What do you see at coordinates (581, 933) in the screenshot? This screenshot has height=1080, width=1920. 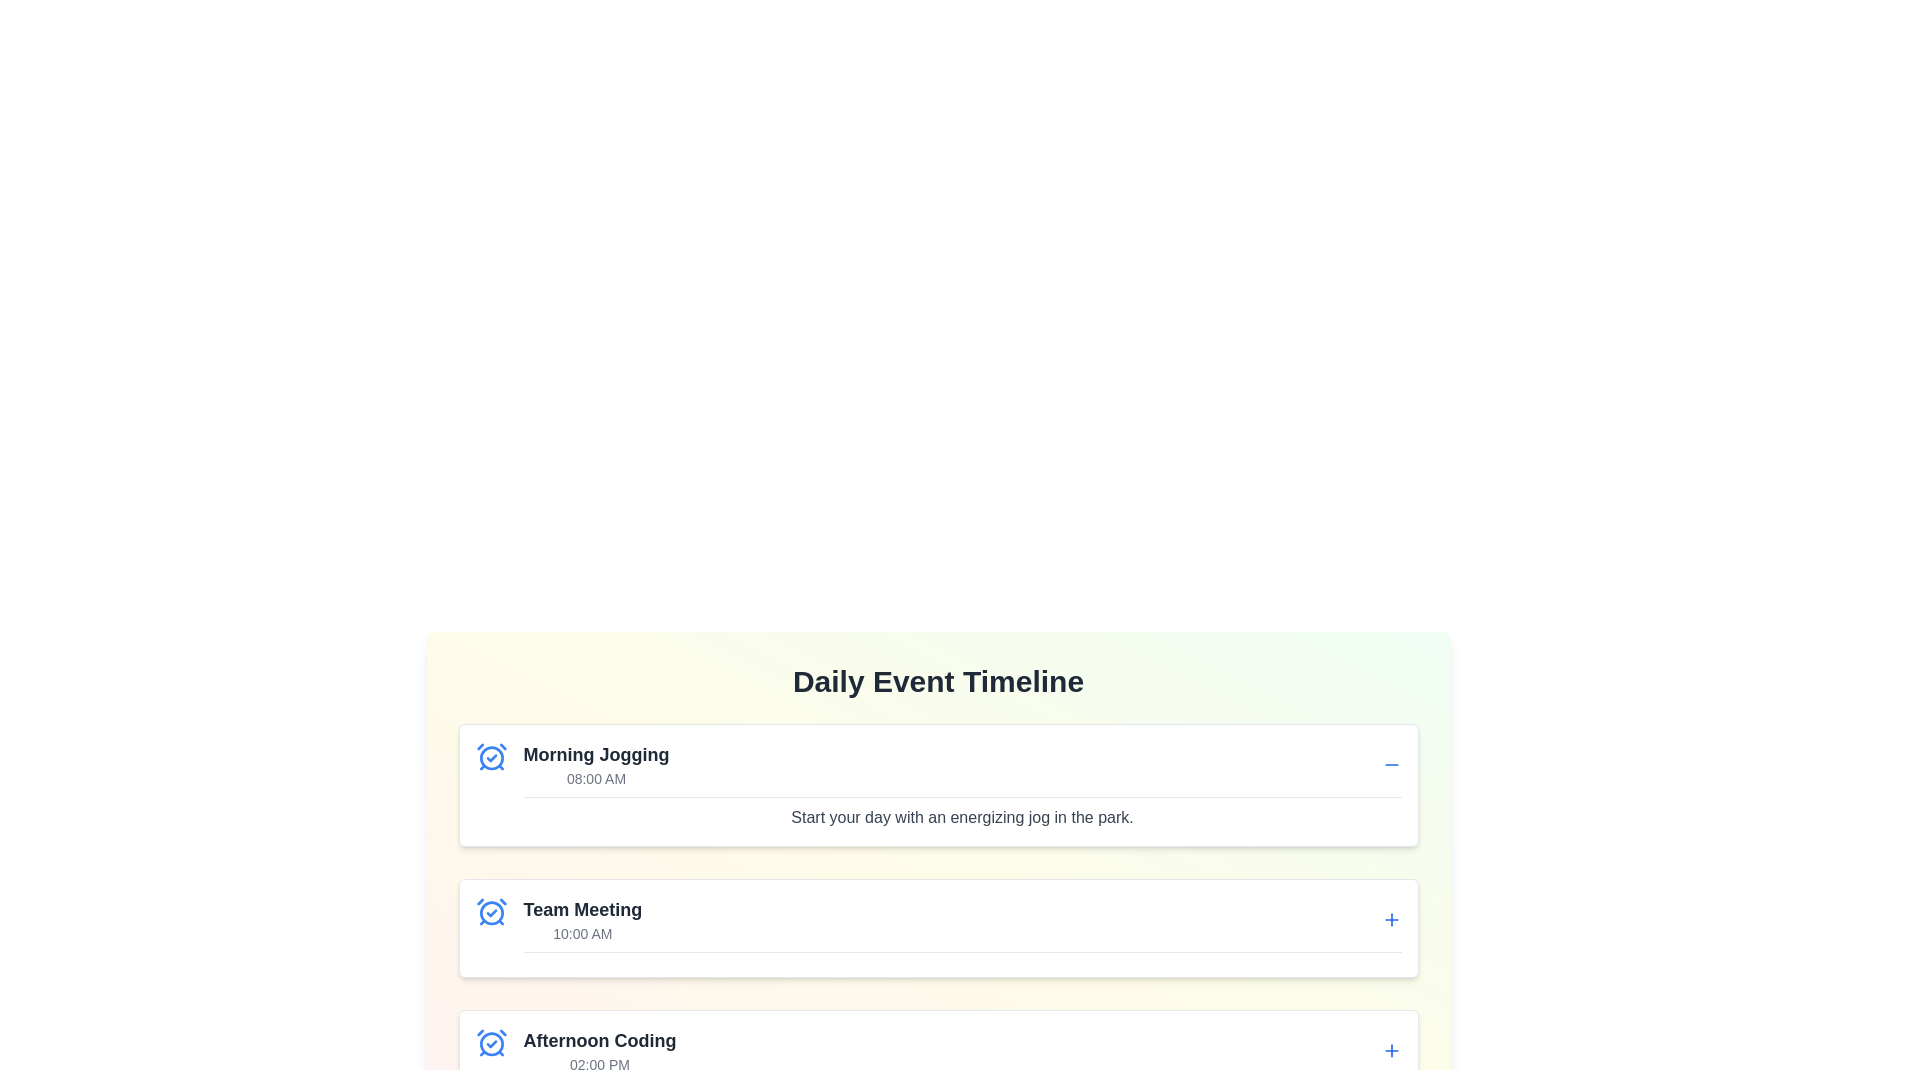 I see `the text label displaying '10:00 AM', which is positioned below the 'Team Meeting' title in the Daily Event Timeline interface` at bounding box center [581, 933].